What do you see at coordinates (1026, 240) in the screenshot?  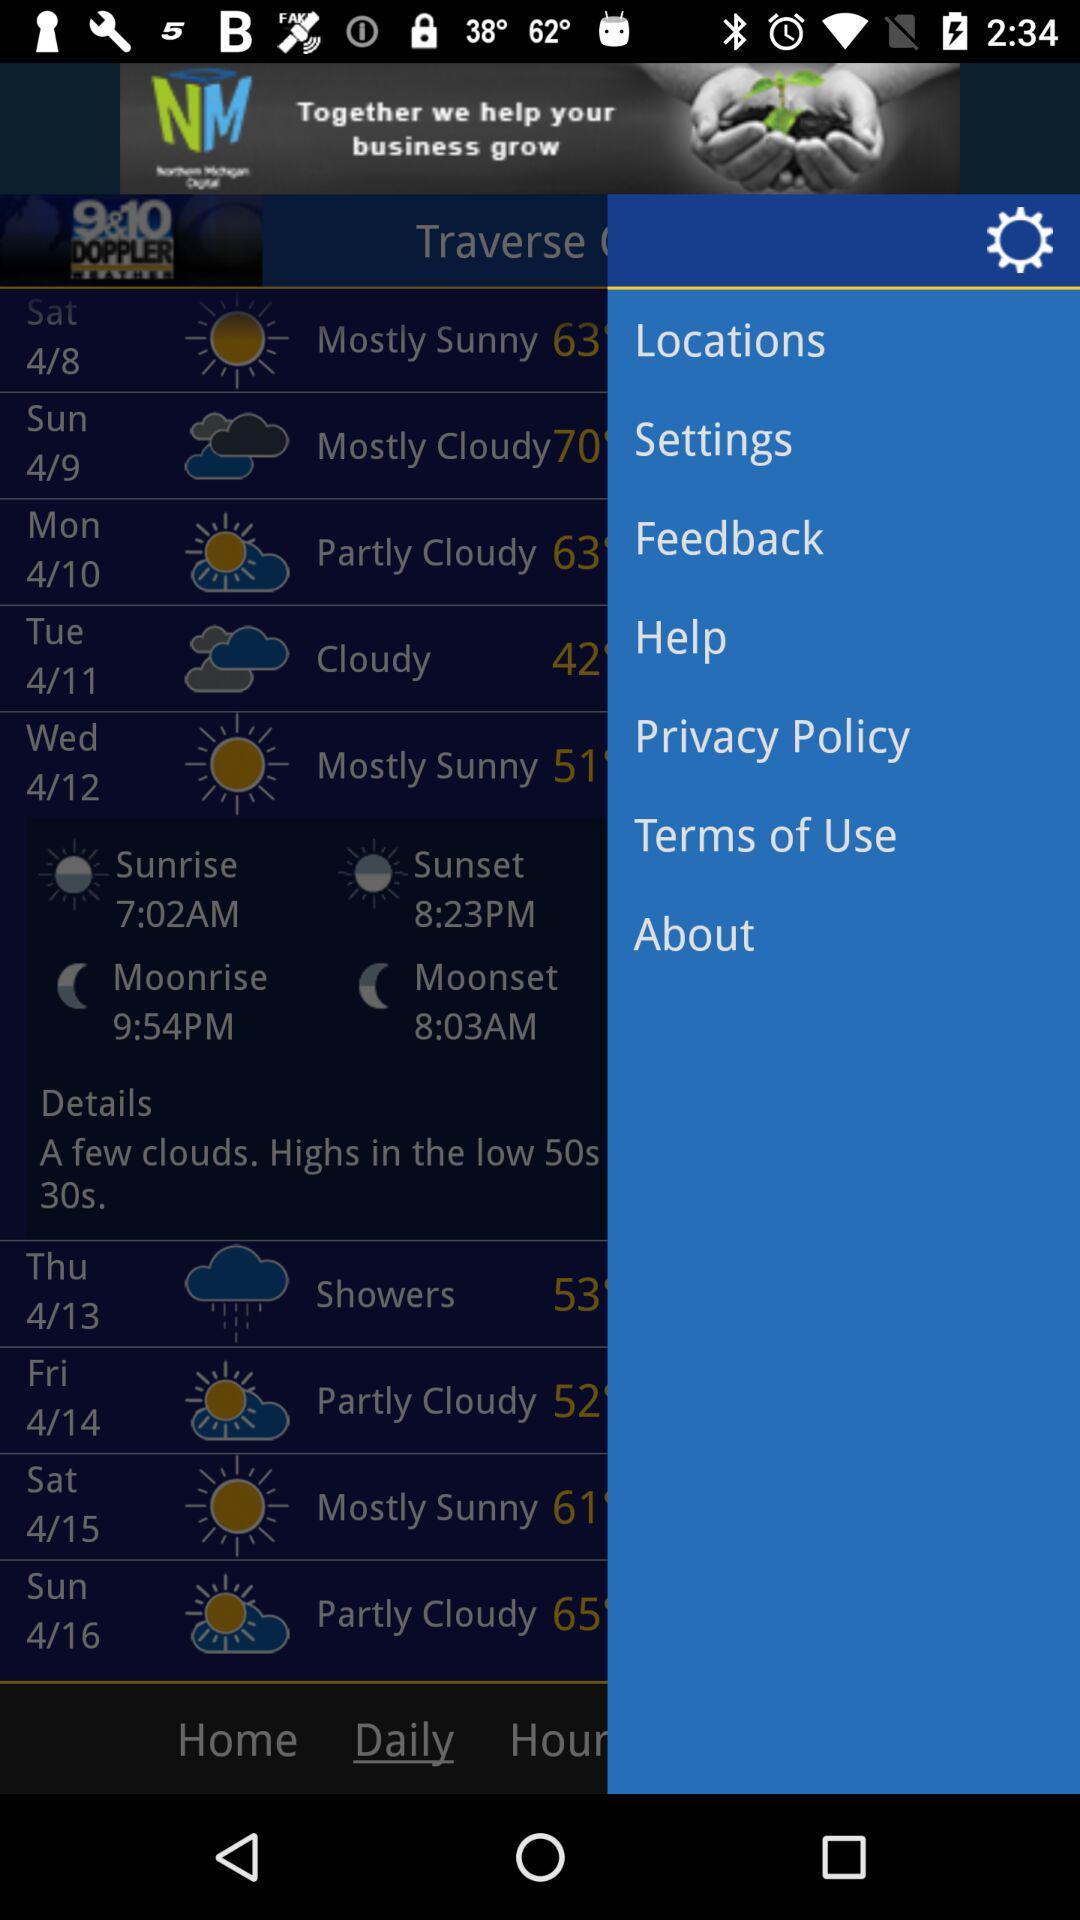 I see `settings icon` at bounding box center [1026, 240].